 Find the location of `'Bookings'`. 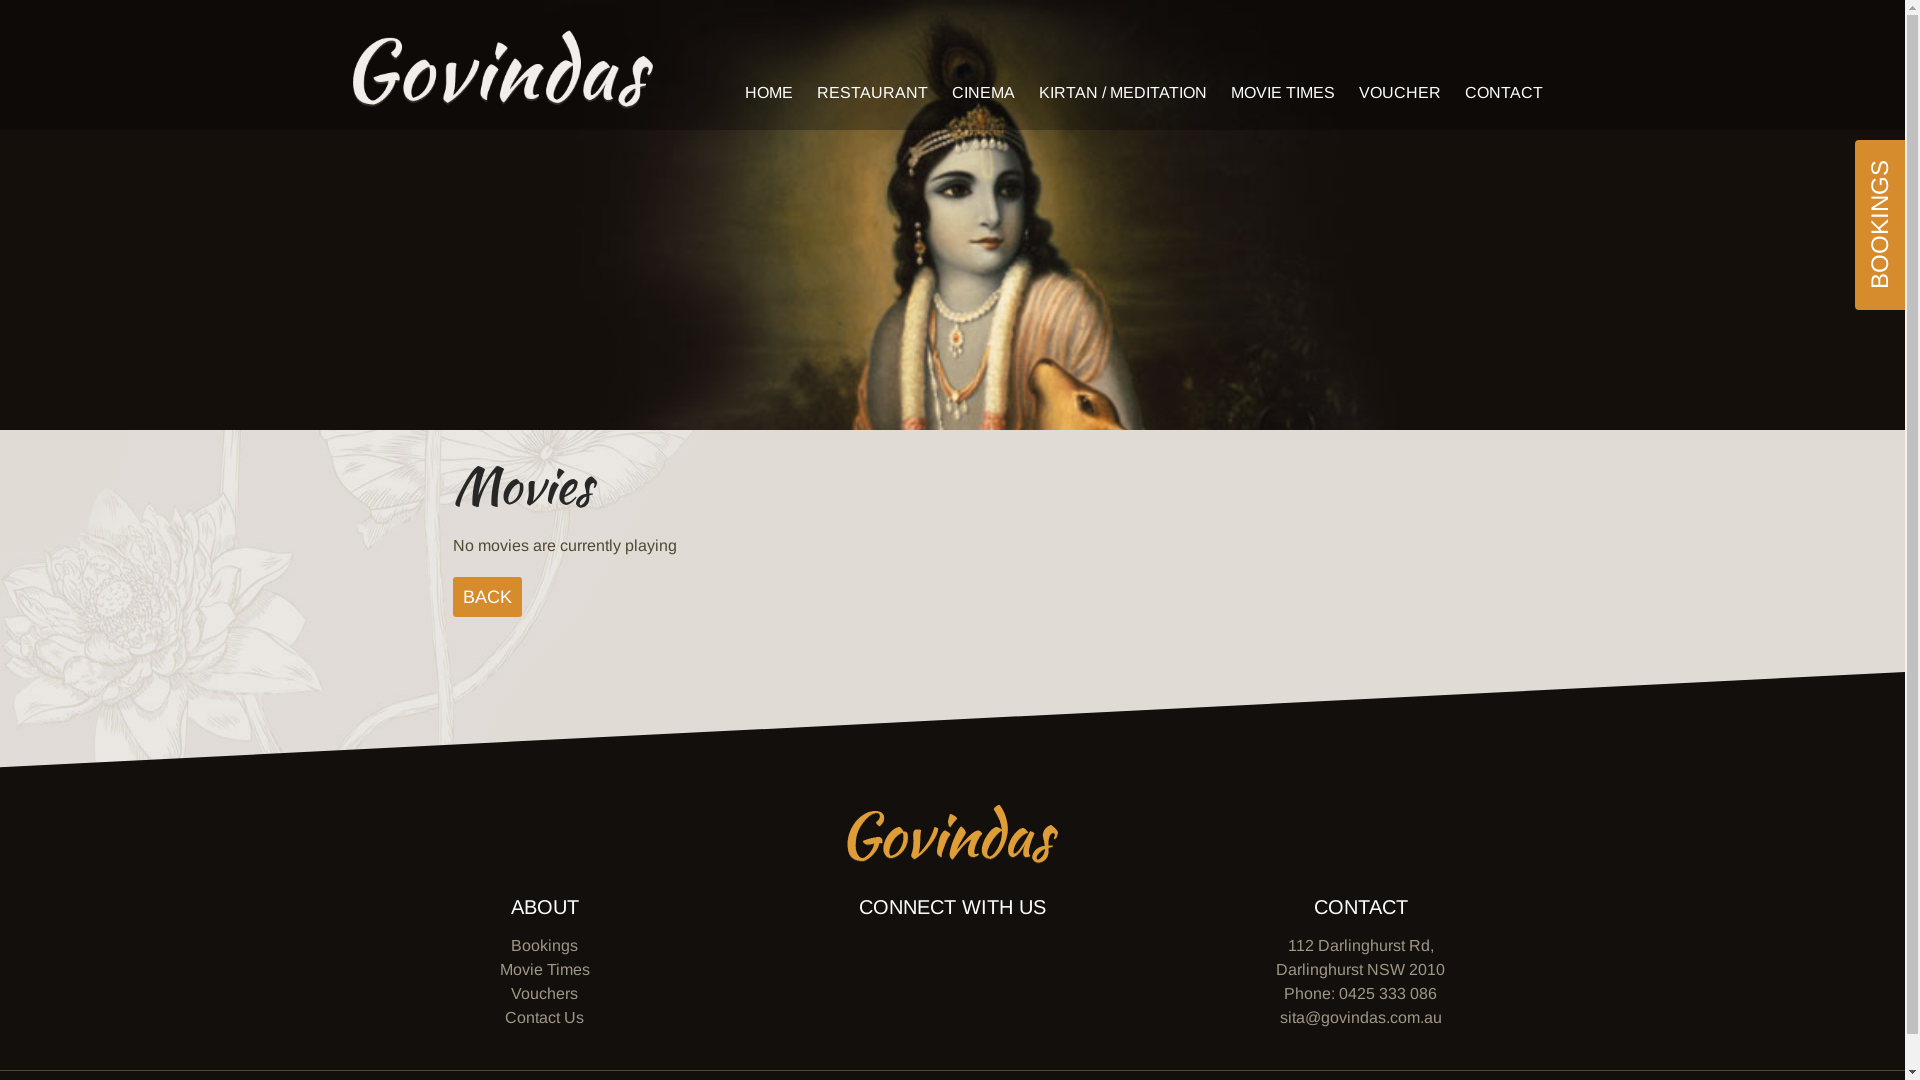

'Bookings' is located at coordinates (544, 945).